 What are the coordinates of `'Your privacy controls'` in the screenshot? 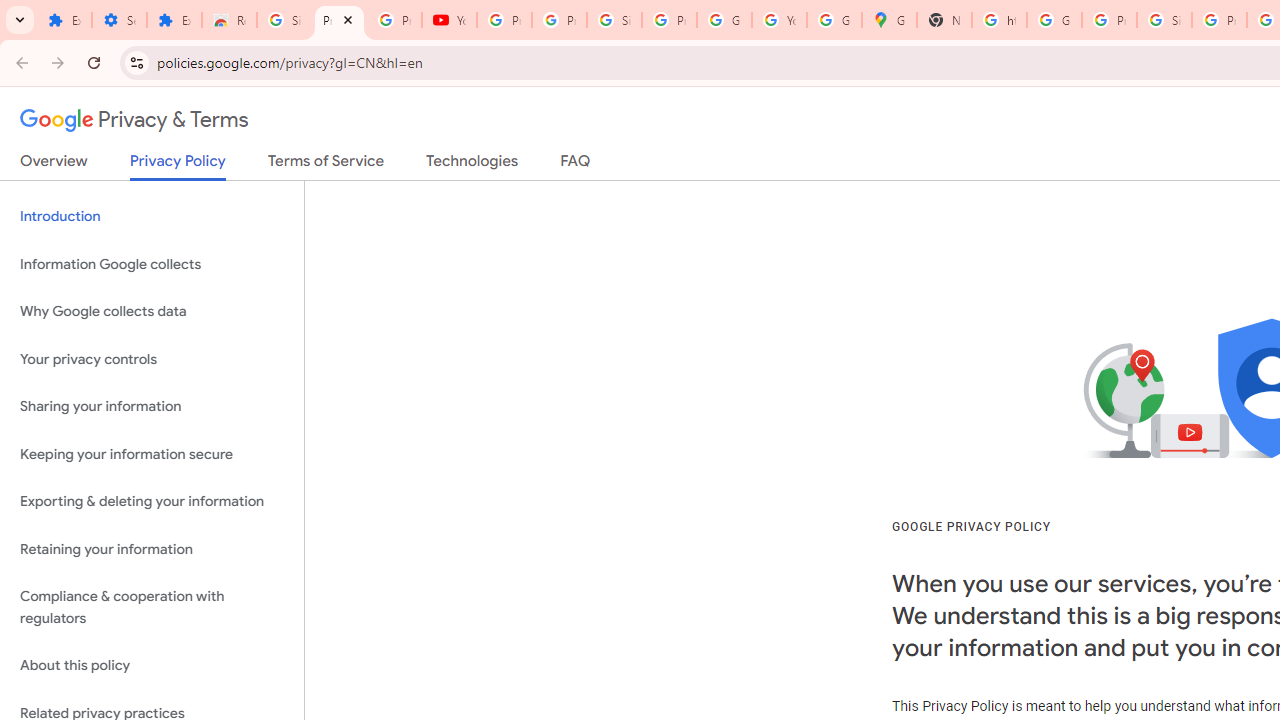 It's located at (151, 358).